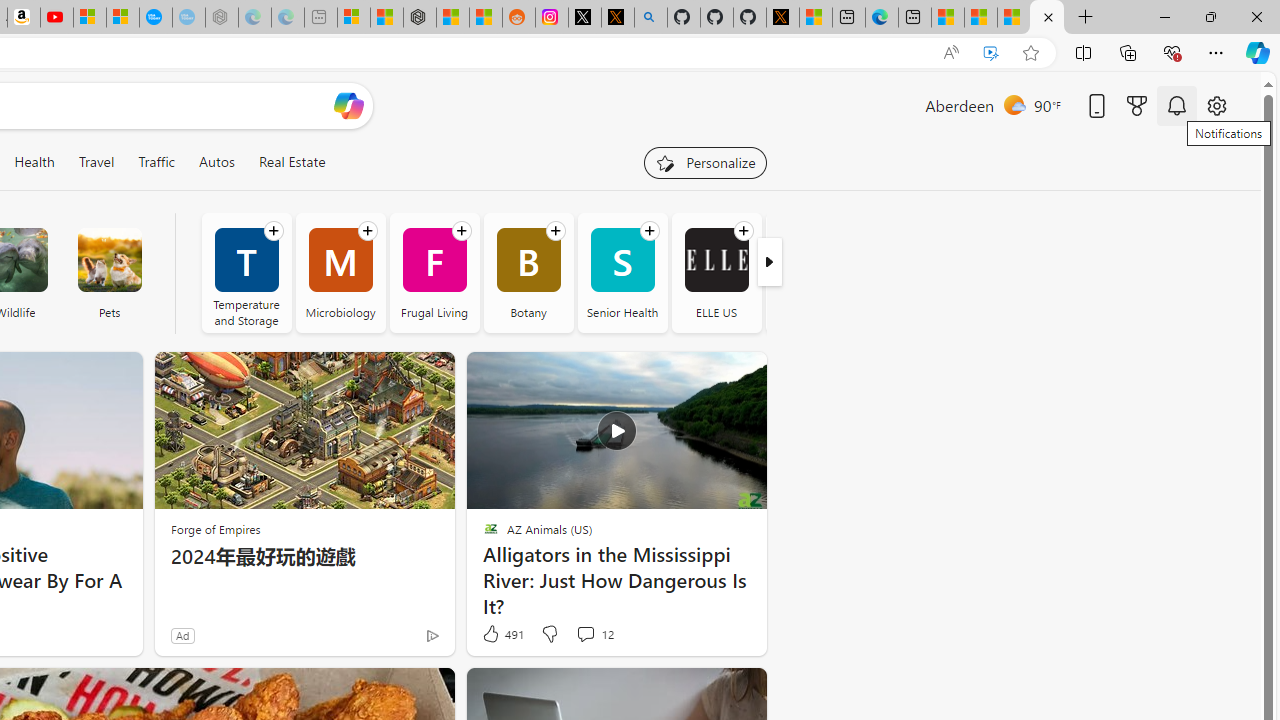  I want to click on 'Forge of Empires', so click(215, 528).